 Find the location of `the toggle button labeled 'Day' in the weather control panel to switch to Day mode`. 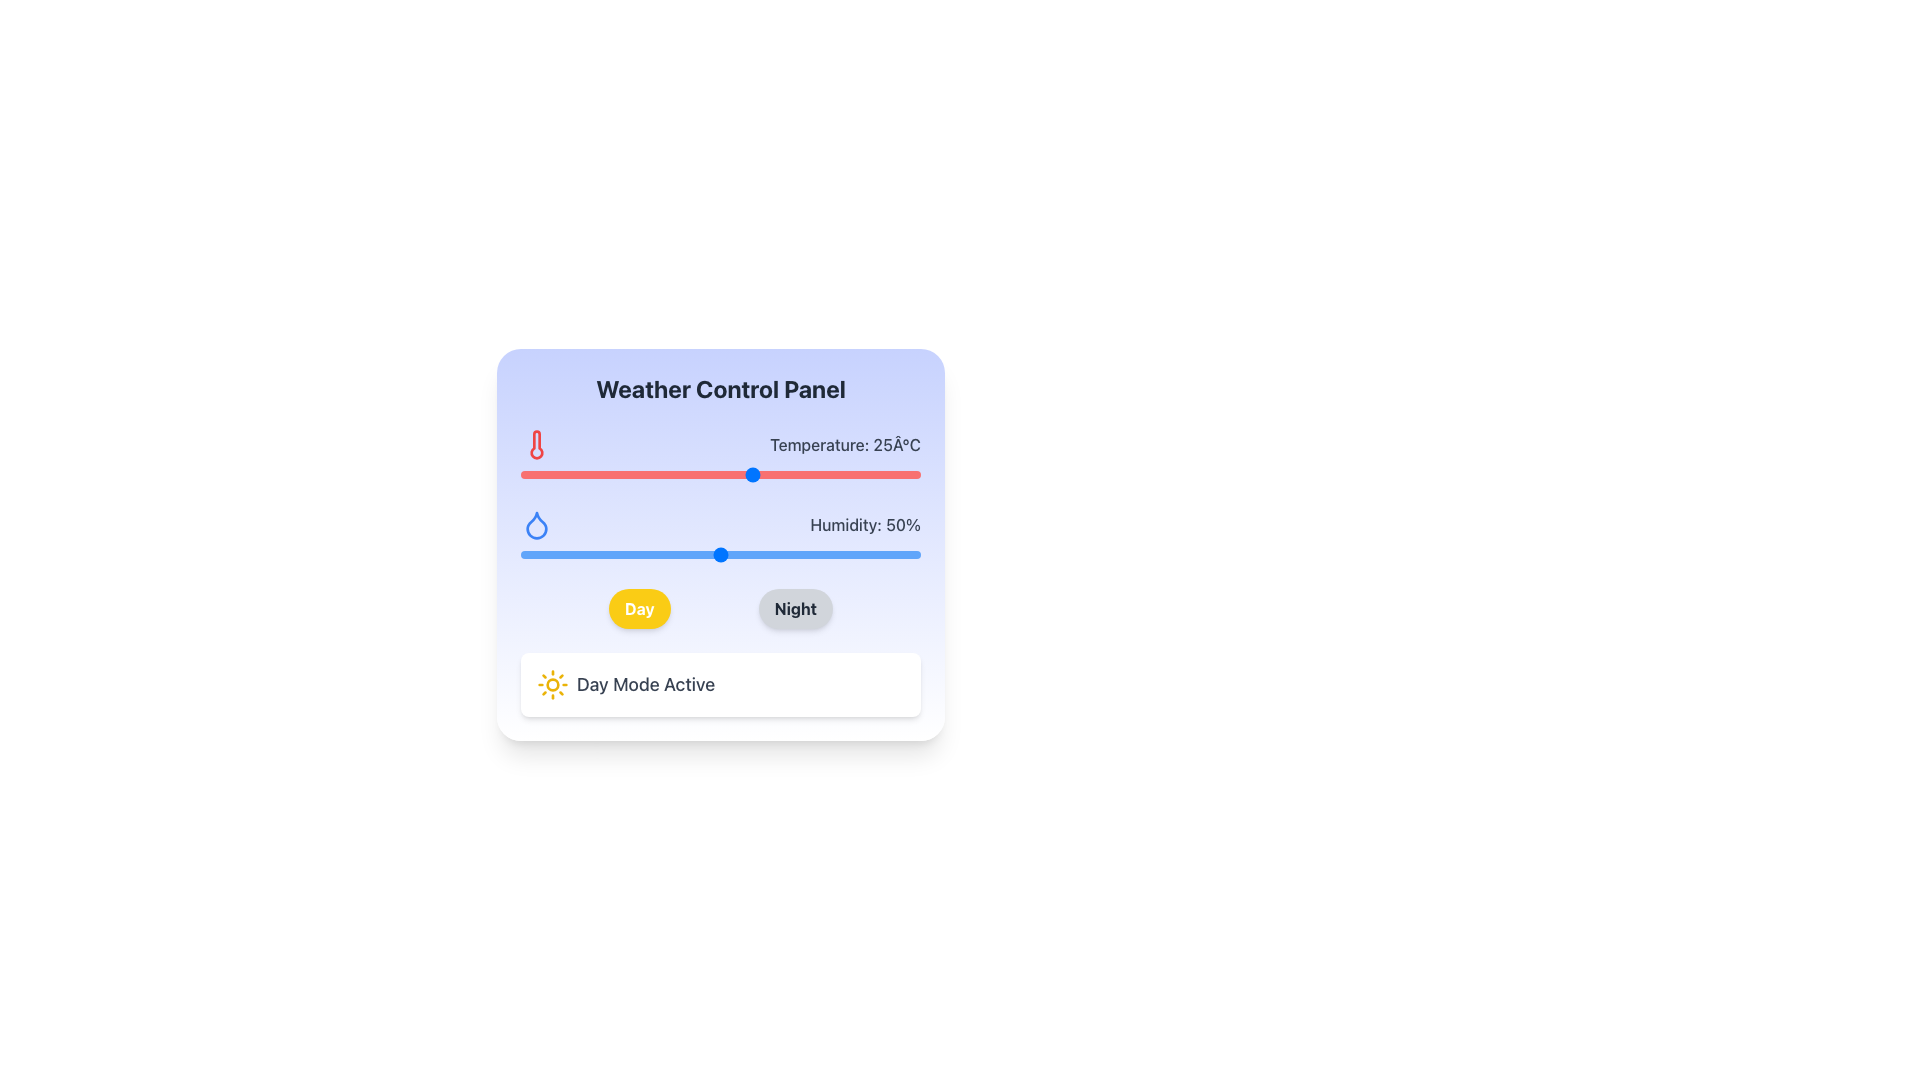

the toggle button labeled 'Day' in the weather control panel to switch to Day mode is located at coordinates (638, 608).